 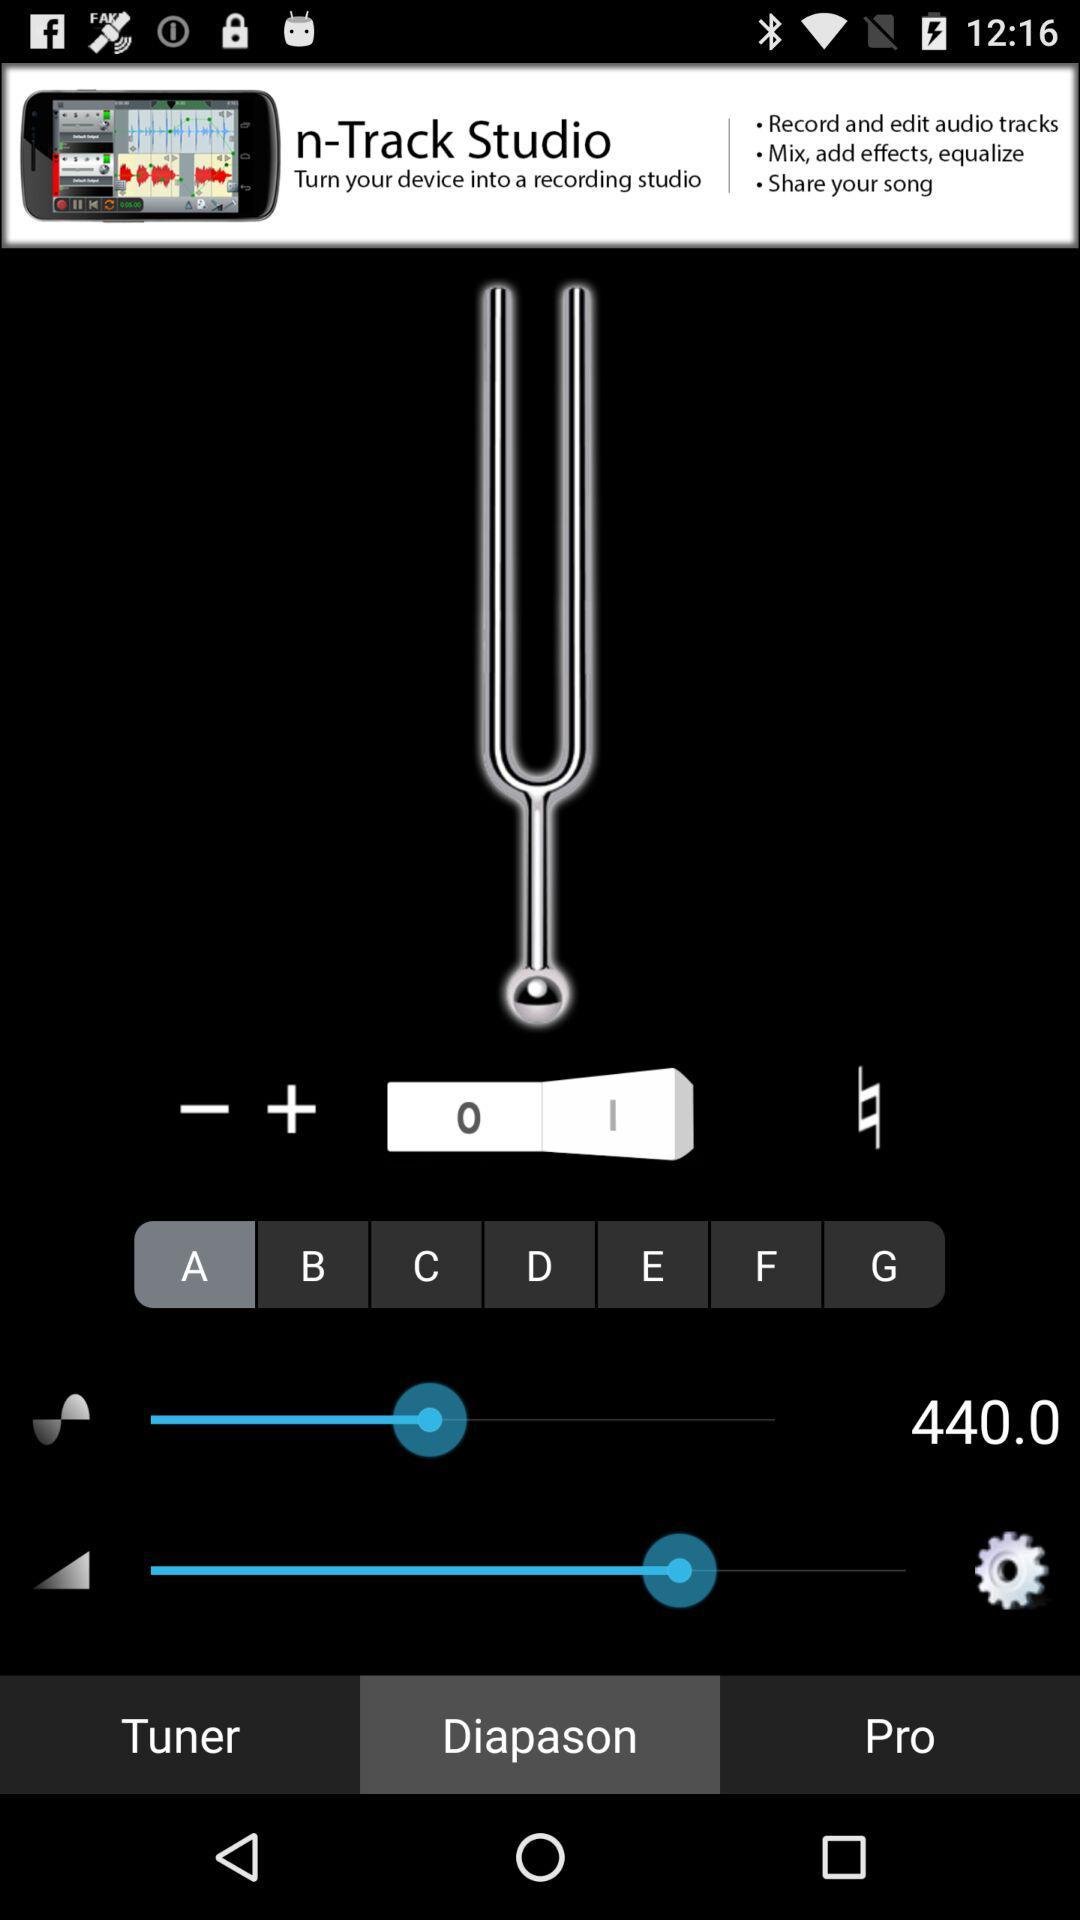 What do you see at coordinates (867, 1107) in the screenshot?
I see `change scale` at bounding box center [867, 1107].